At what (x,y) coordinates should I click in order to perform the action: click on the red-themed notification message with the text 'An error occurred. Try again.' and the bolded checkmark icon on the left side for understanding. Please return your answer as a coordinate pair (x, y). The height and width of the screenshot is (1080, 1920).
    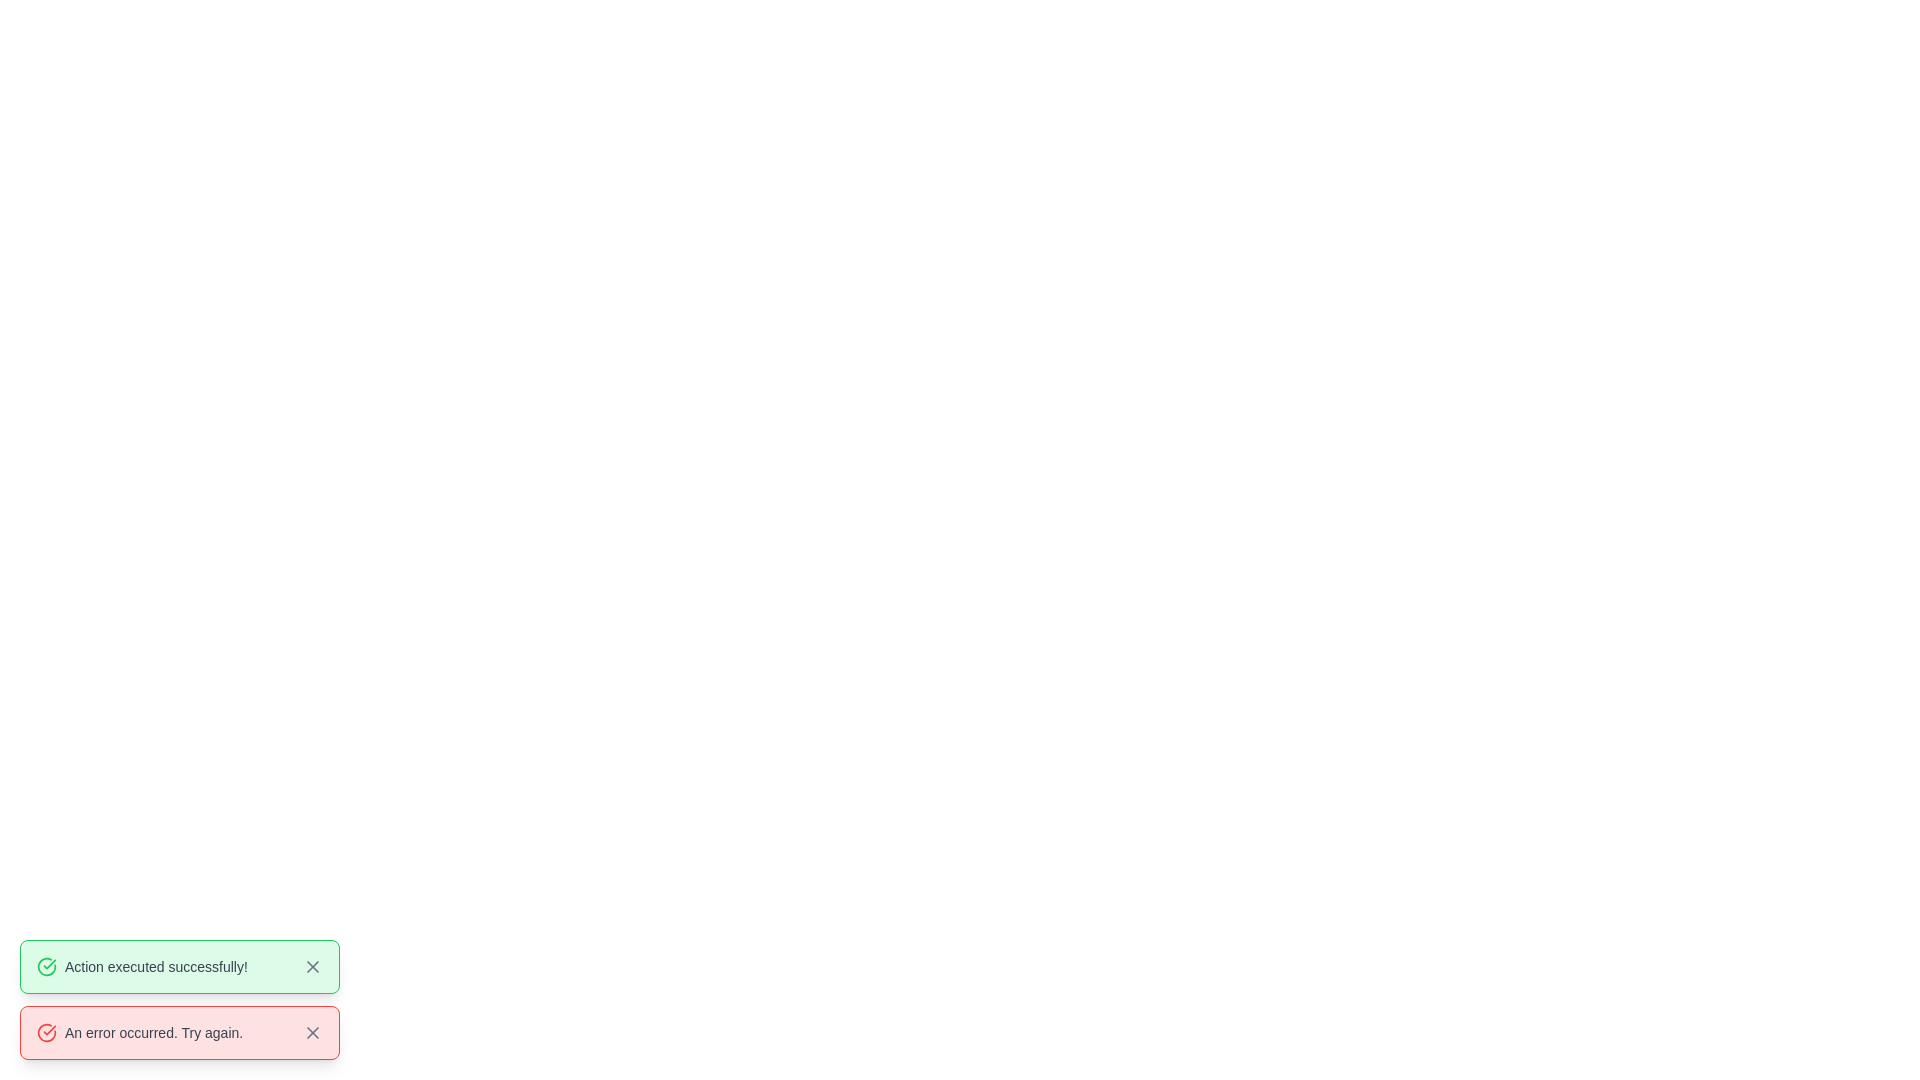
    Looking at the image, I should click on (139, 1033).